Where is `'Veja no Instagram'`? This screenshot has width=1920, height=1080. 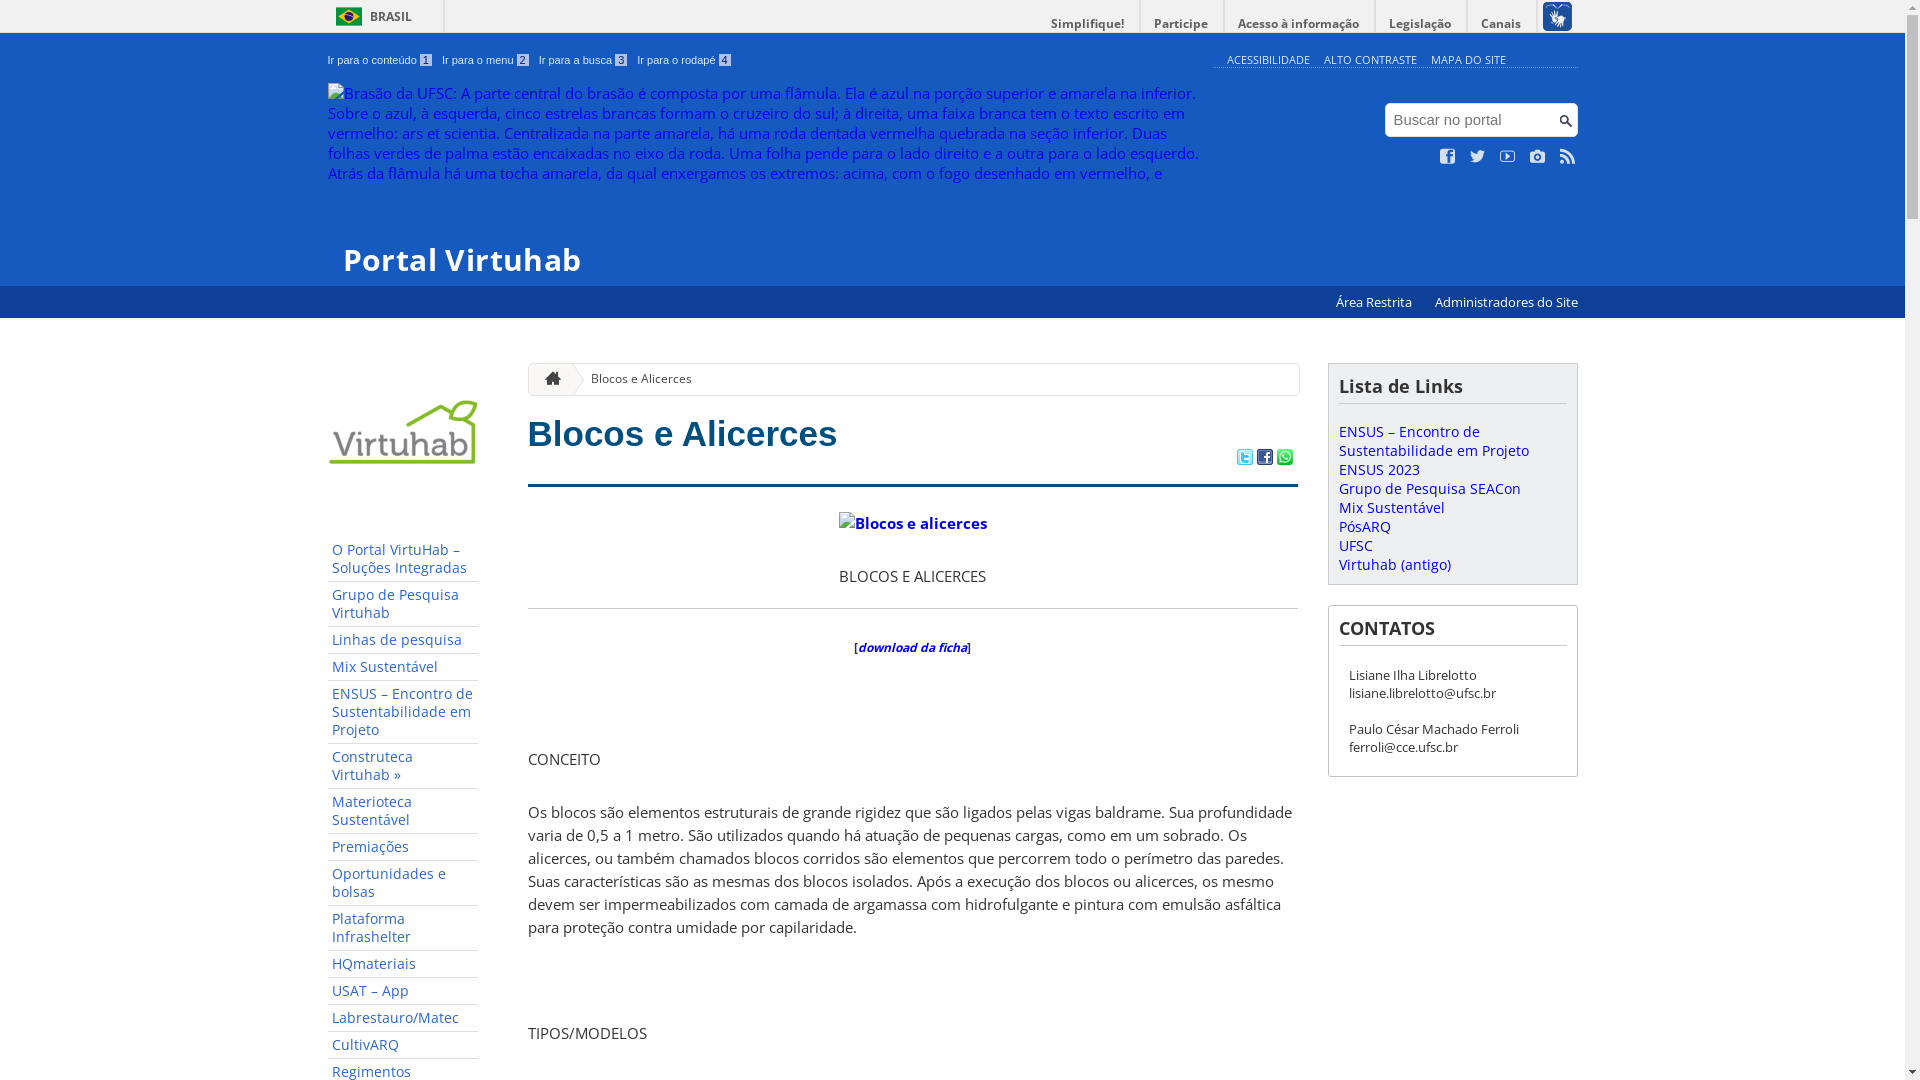 'Veja no Instagram' is located at coordinates (1536, 156).